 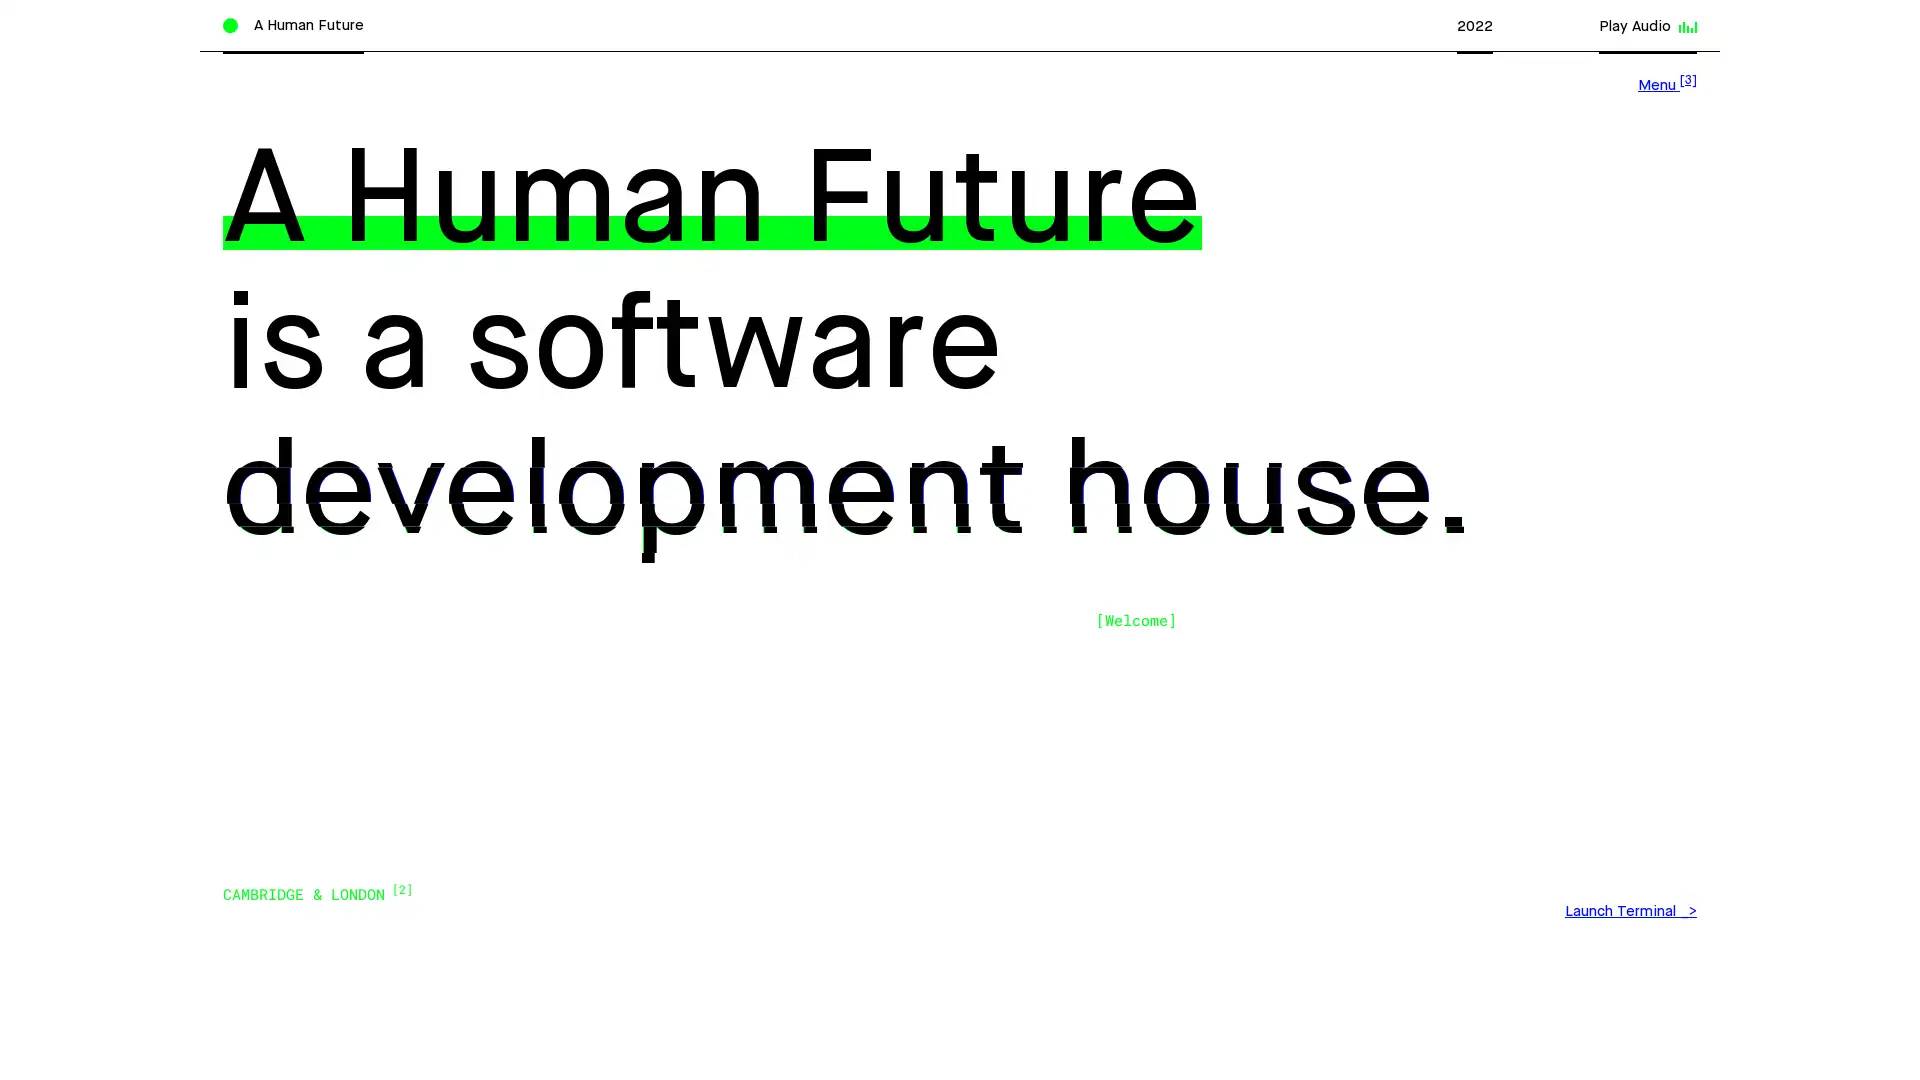 I want to click on Play Audio, so click(x=1646, y=26).